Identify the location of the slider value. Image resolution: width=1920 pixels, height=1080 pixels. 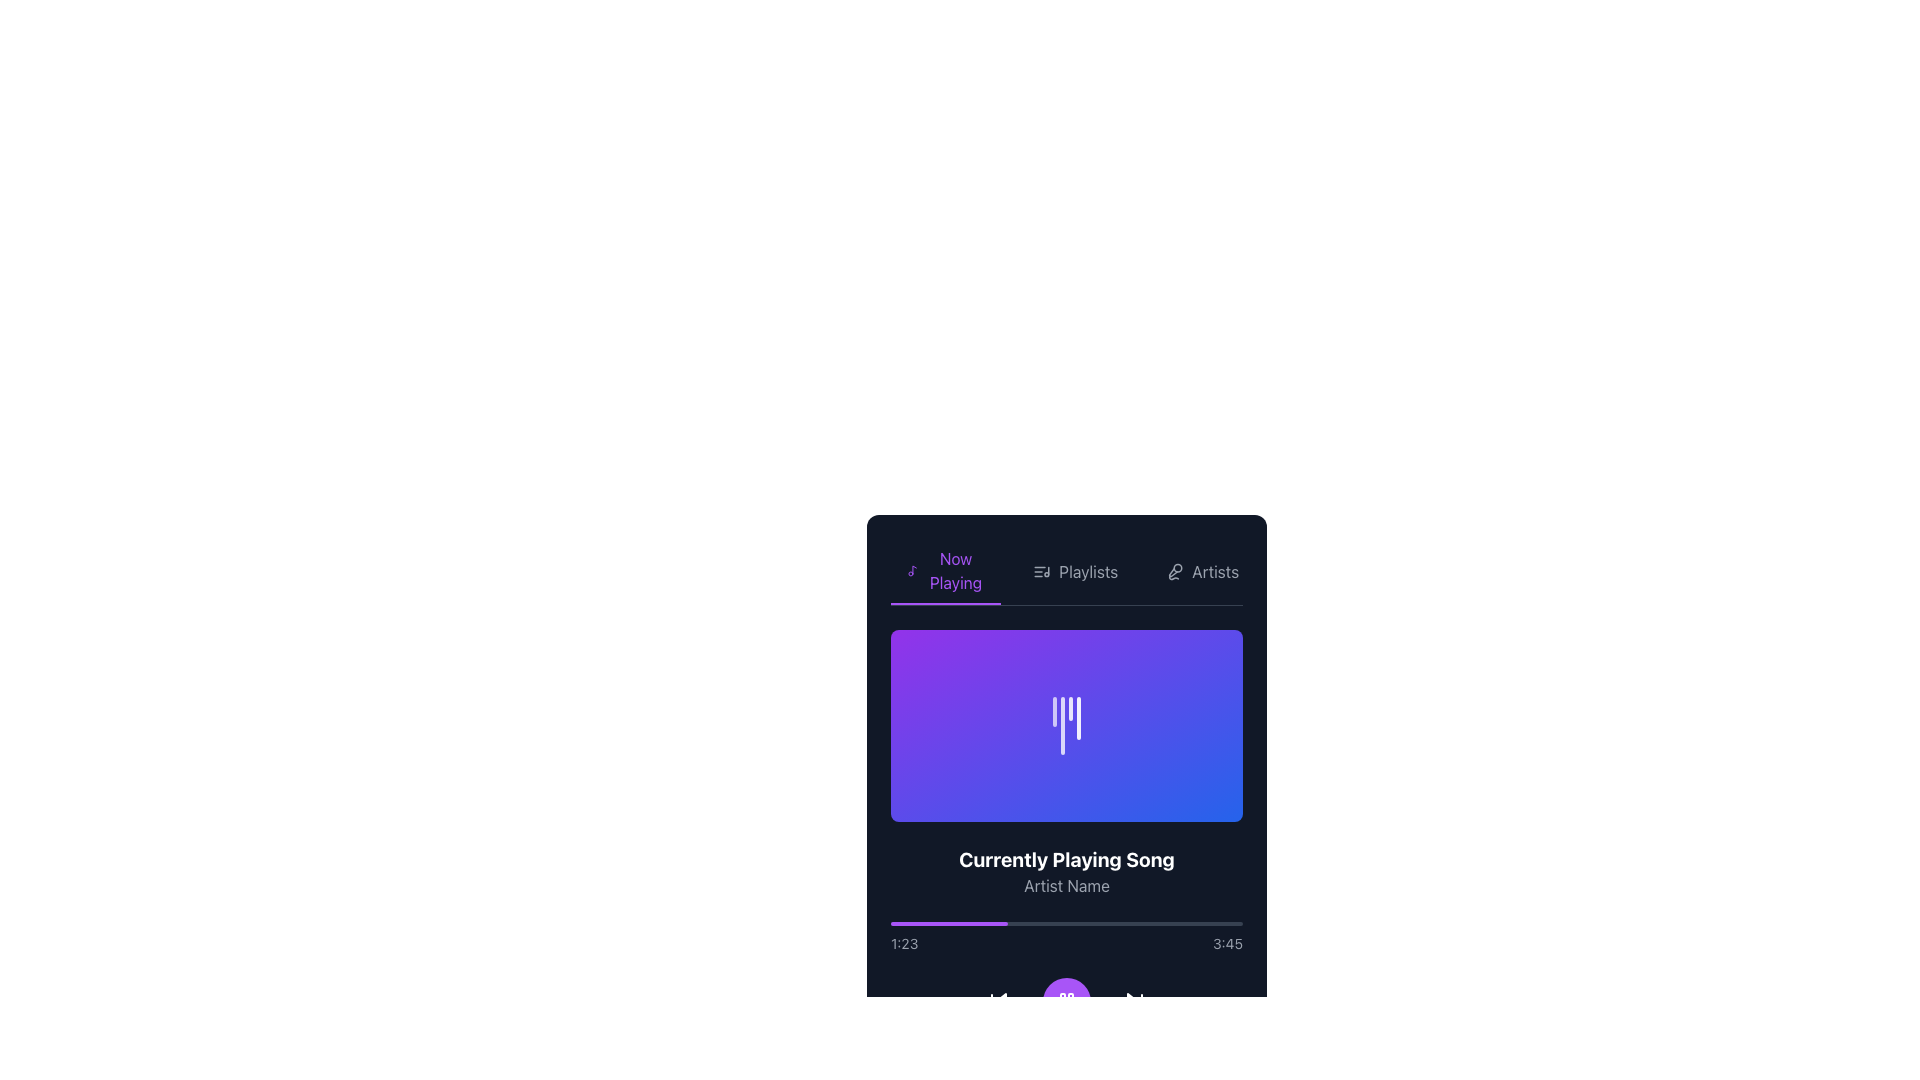
(1043, 1059).